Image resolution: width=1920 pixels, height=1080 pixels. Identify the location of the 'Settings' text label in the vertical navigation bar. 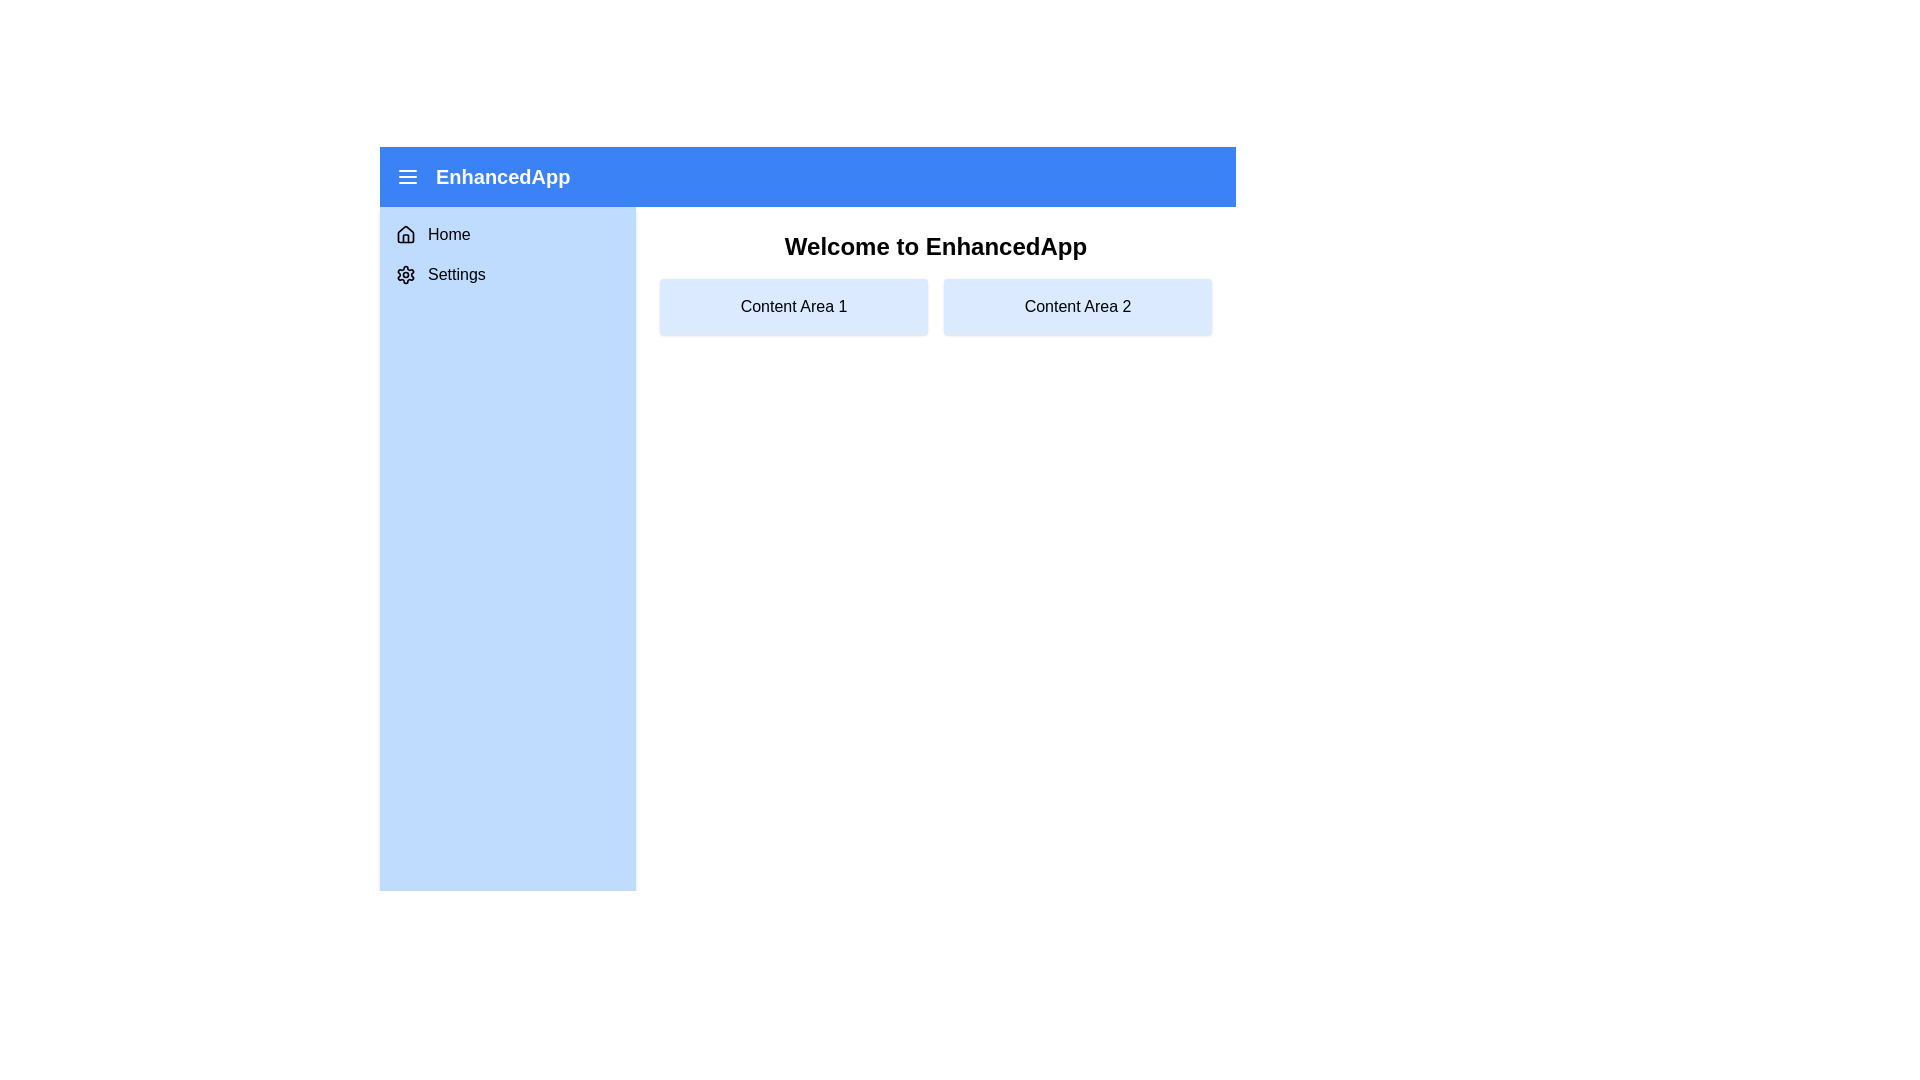
(455, 274).